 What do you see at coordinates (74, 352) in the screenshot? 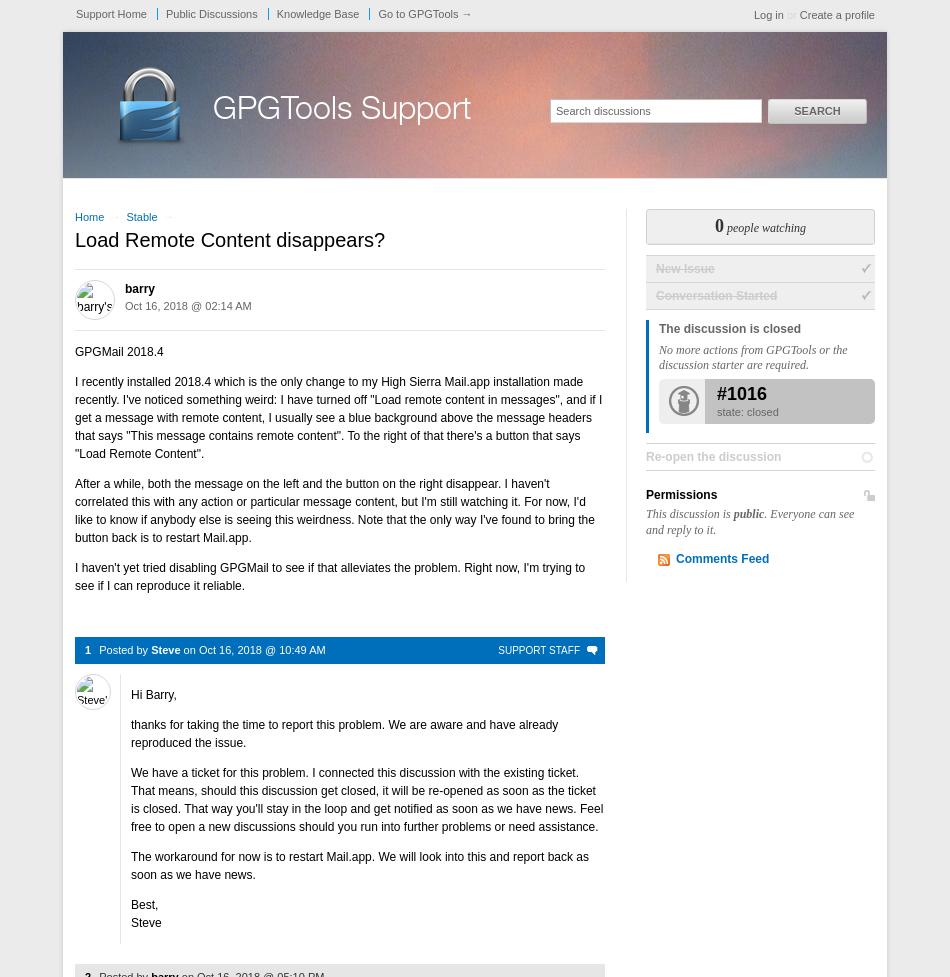
I see `'GPGMail 2018.4'` at bounding box center [74, 352].